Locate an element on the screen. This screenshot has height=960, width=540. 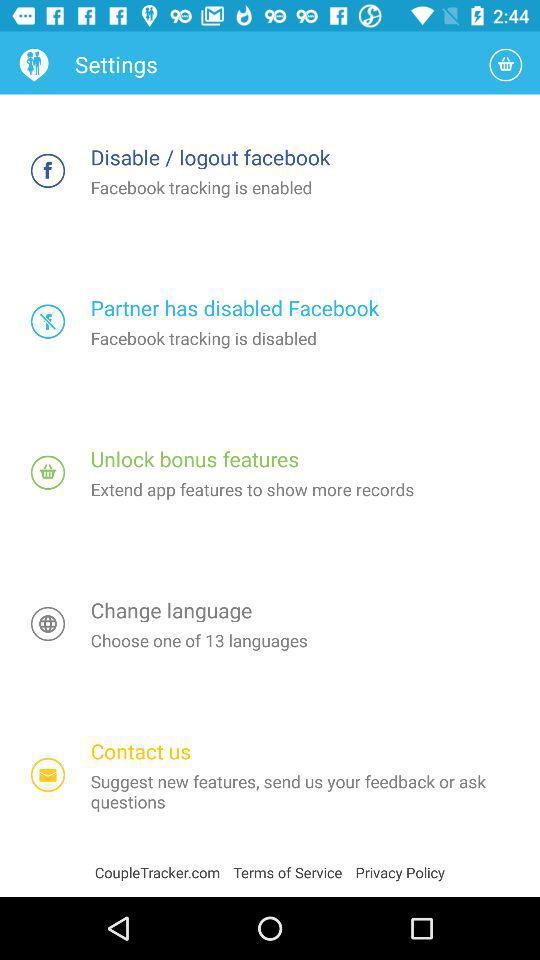
the item to the right of coupletracker.com is located at coordinates (293, 871).